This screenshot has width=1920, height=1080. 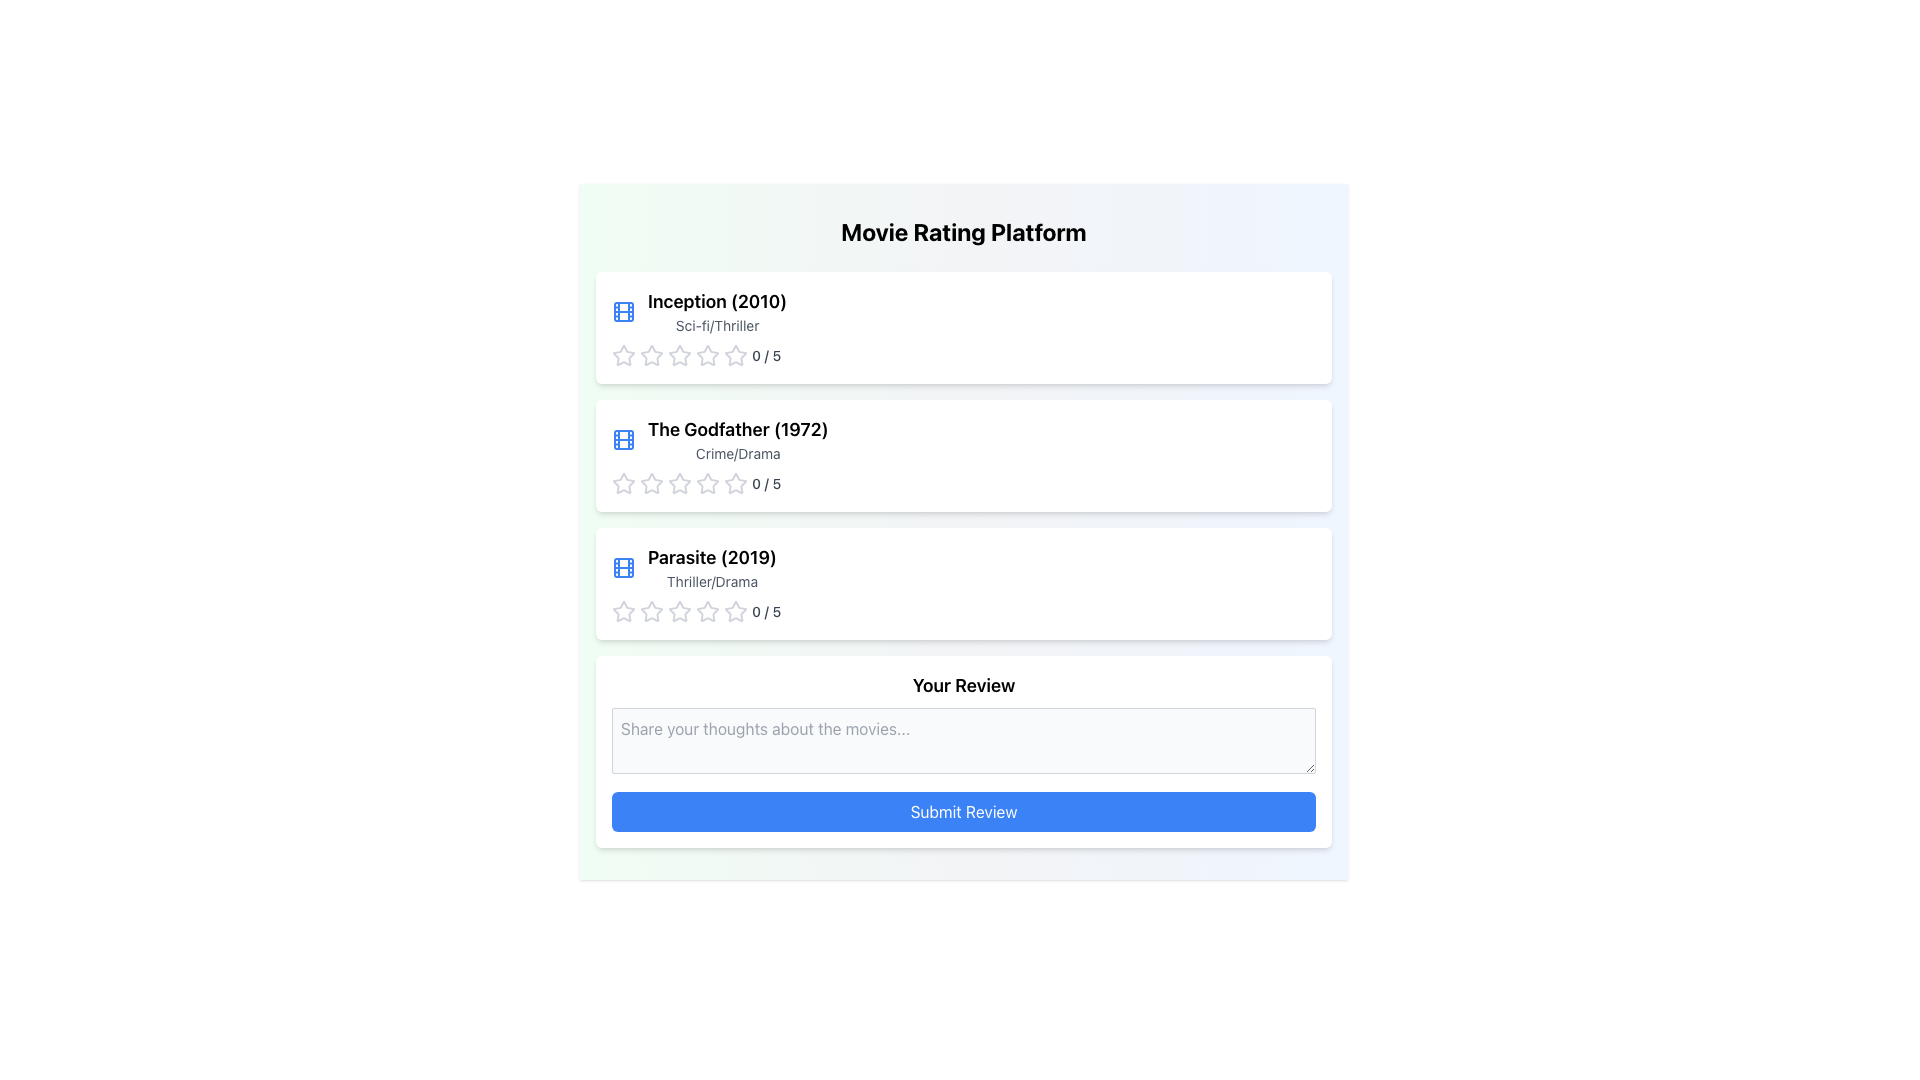 I want to click on the small blue movie reel icon, which is positioned to the left of the movie title 'The Godfather (1972)' in the second entry of a vertical list of movie items, so click(x=623, y=438).